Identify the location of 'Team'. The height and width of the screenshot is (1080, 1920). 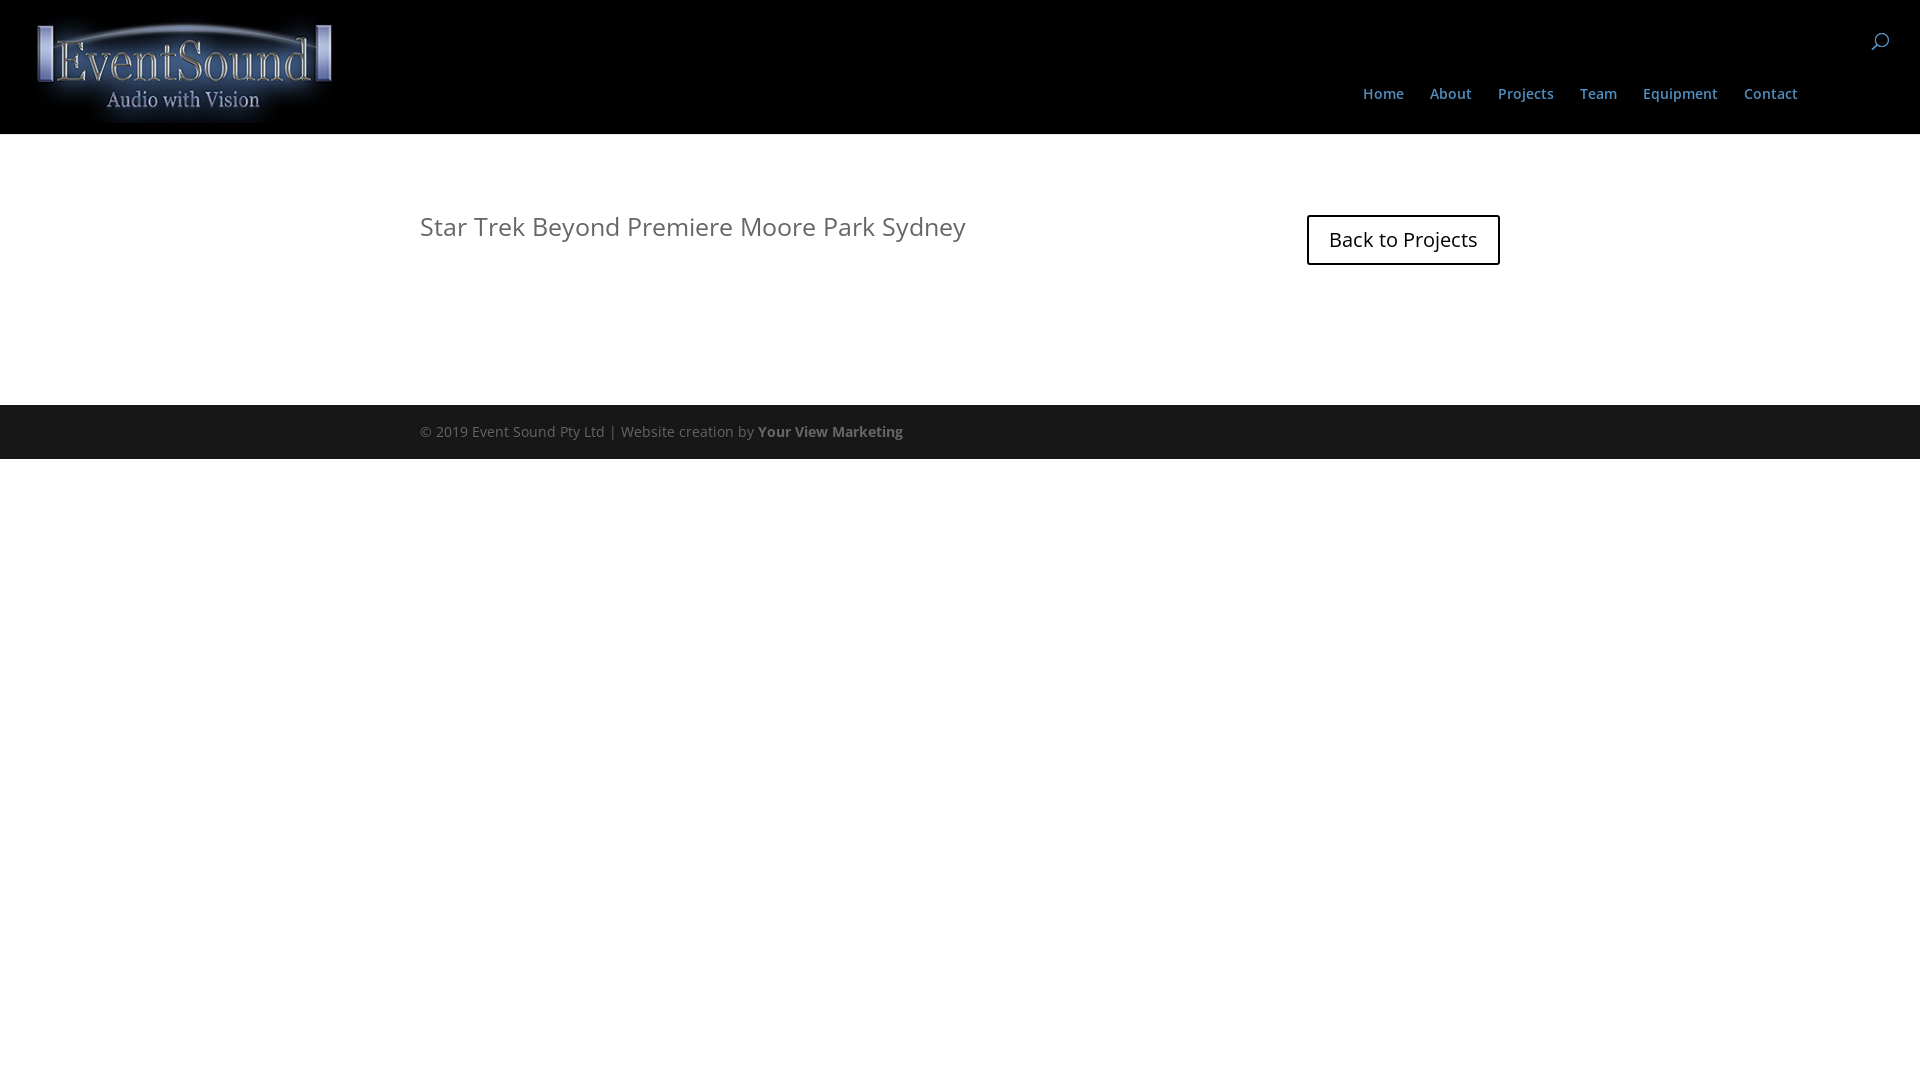
(1578, 110).